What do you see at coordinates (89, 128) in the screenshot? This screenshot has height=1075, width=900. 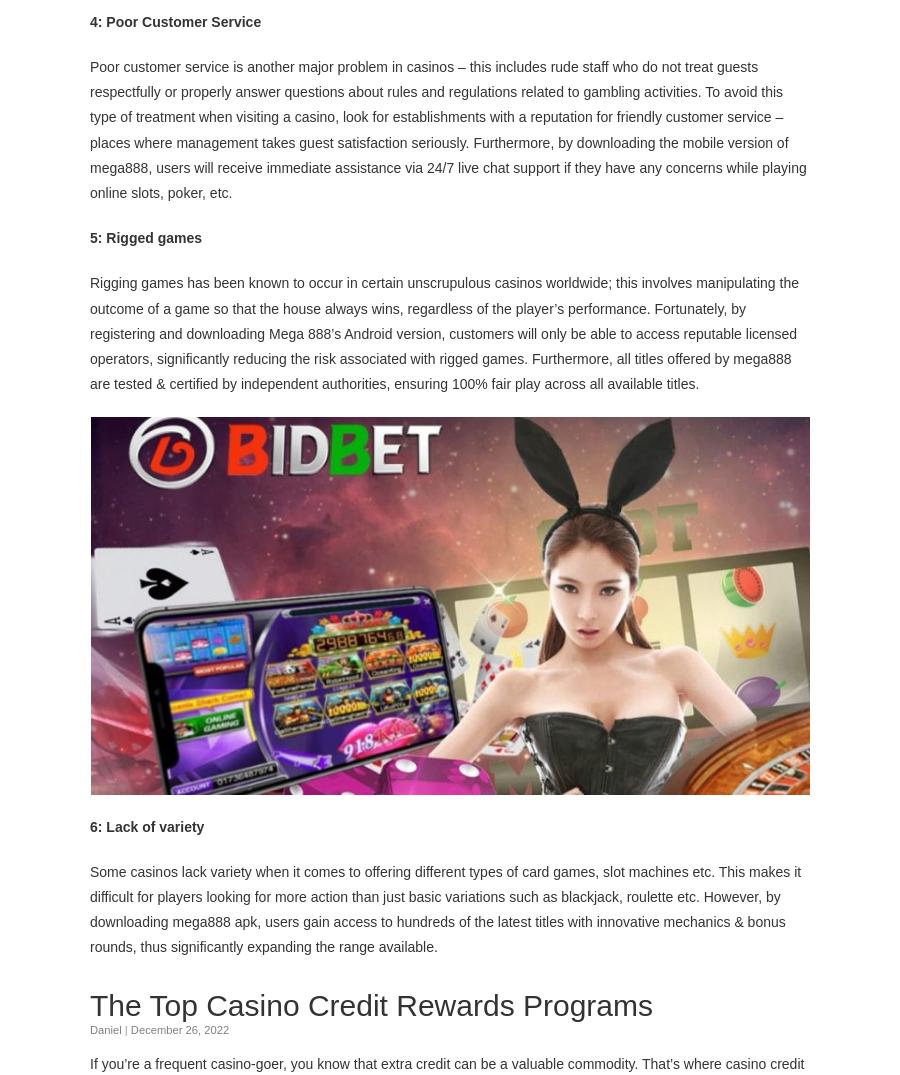 I see `'Poor customer service is another major problem in casinos – this includes rude staff who do not treat guests respectfully or properly answer questions about rules and regulations related to gambling activities. To avoid this type of treatment when visiting a casino, look for establishments with a reputation for friendly customer service – places where management takes guest satisfaction seriously. Furthermore, by downloading the mobile version of mega888, users will receive immediate assistance via 24/7 live chat support if they have any concerns while playing online slots, poker, etc.'` at bounding box center [89, 128].